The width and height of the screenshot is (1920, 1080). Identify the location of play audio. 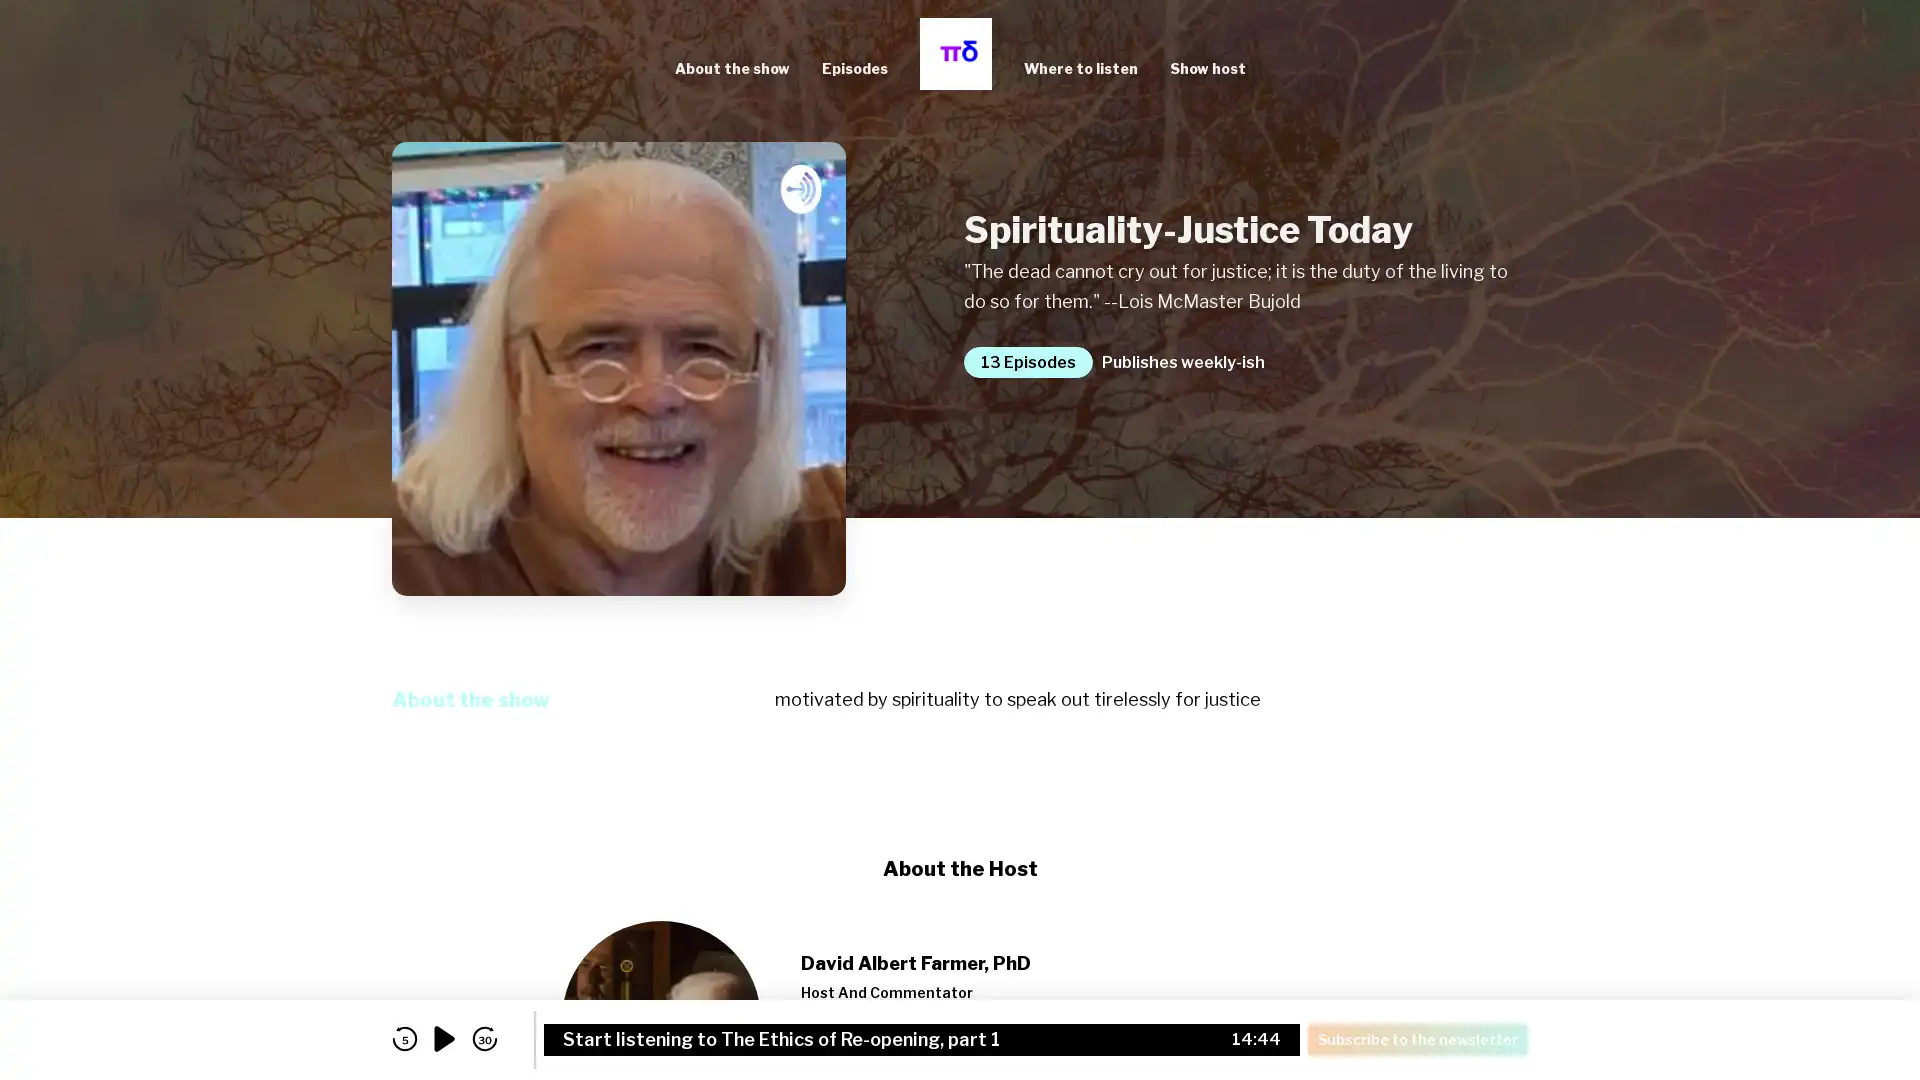
(444, 1038).